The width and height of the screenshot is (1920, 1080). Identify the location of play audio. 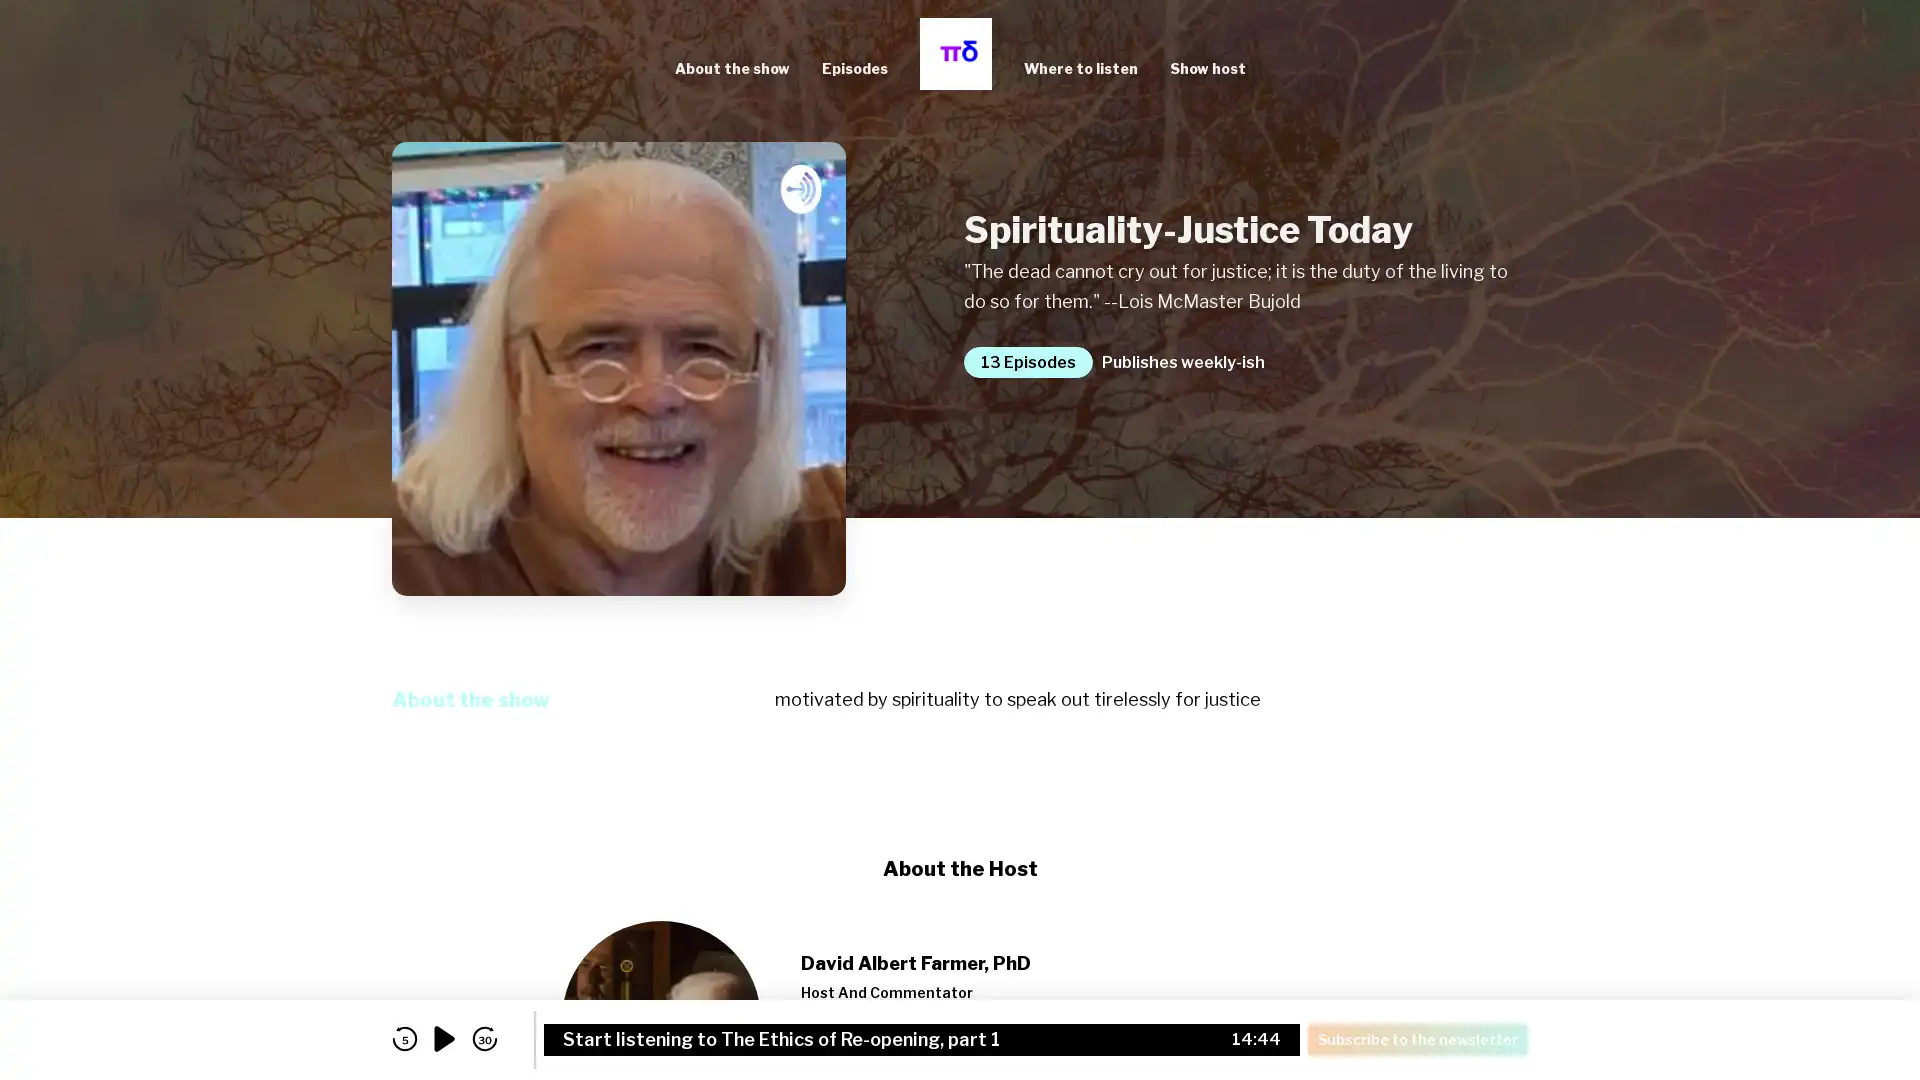
(444, 1038).